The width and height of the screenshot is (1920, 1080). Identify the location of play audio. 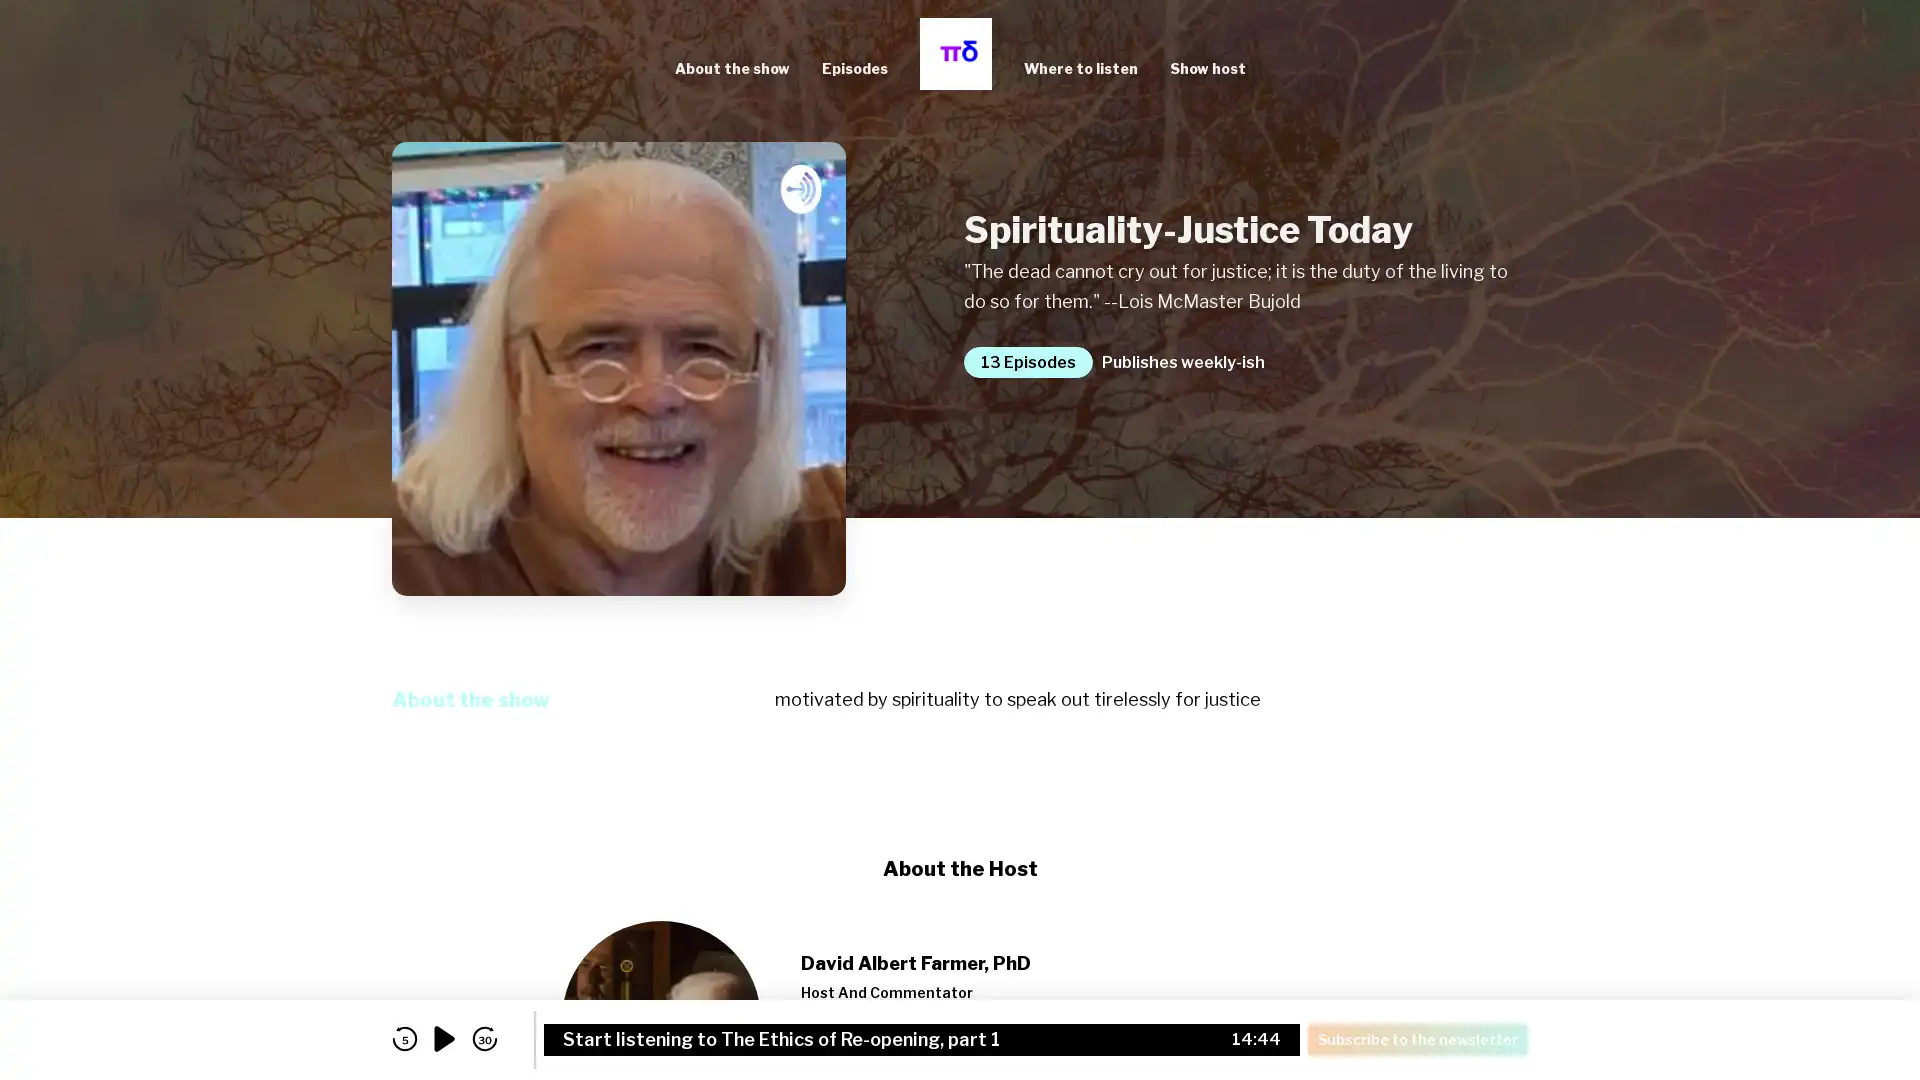
(444, 1038).